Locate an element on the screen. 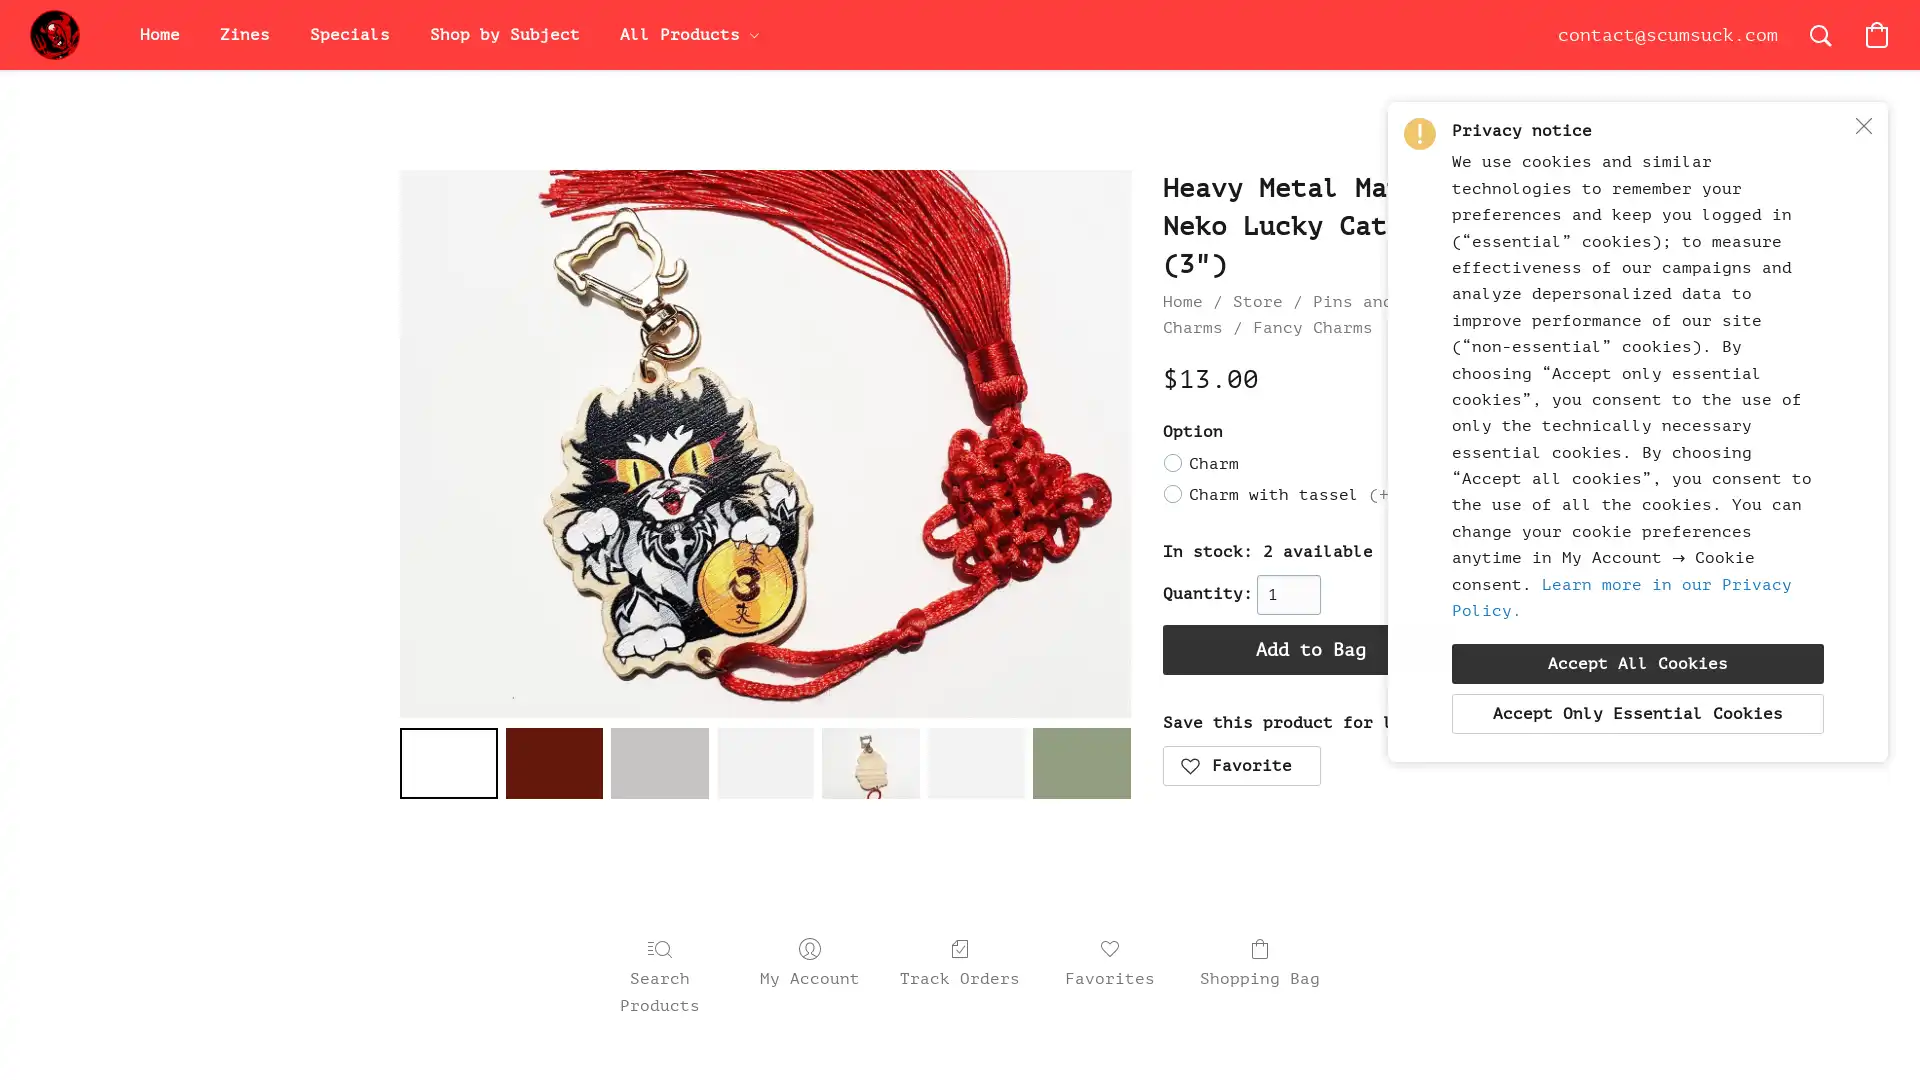 The height and width of the screenshot is (1080, 1920). Search the website is located at coordinates (1820, 34).